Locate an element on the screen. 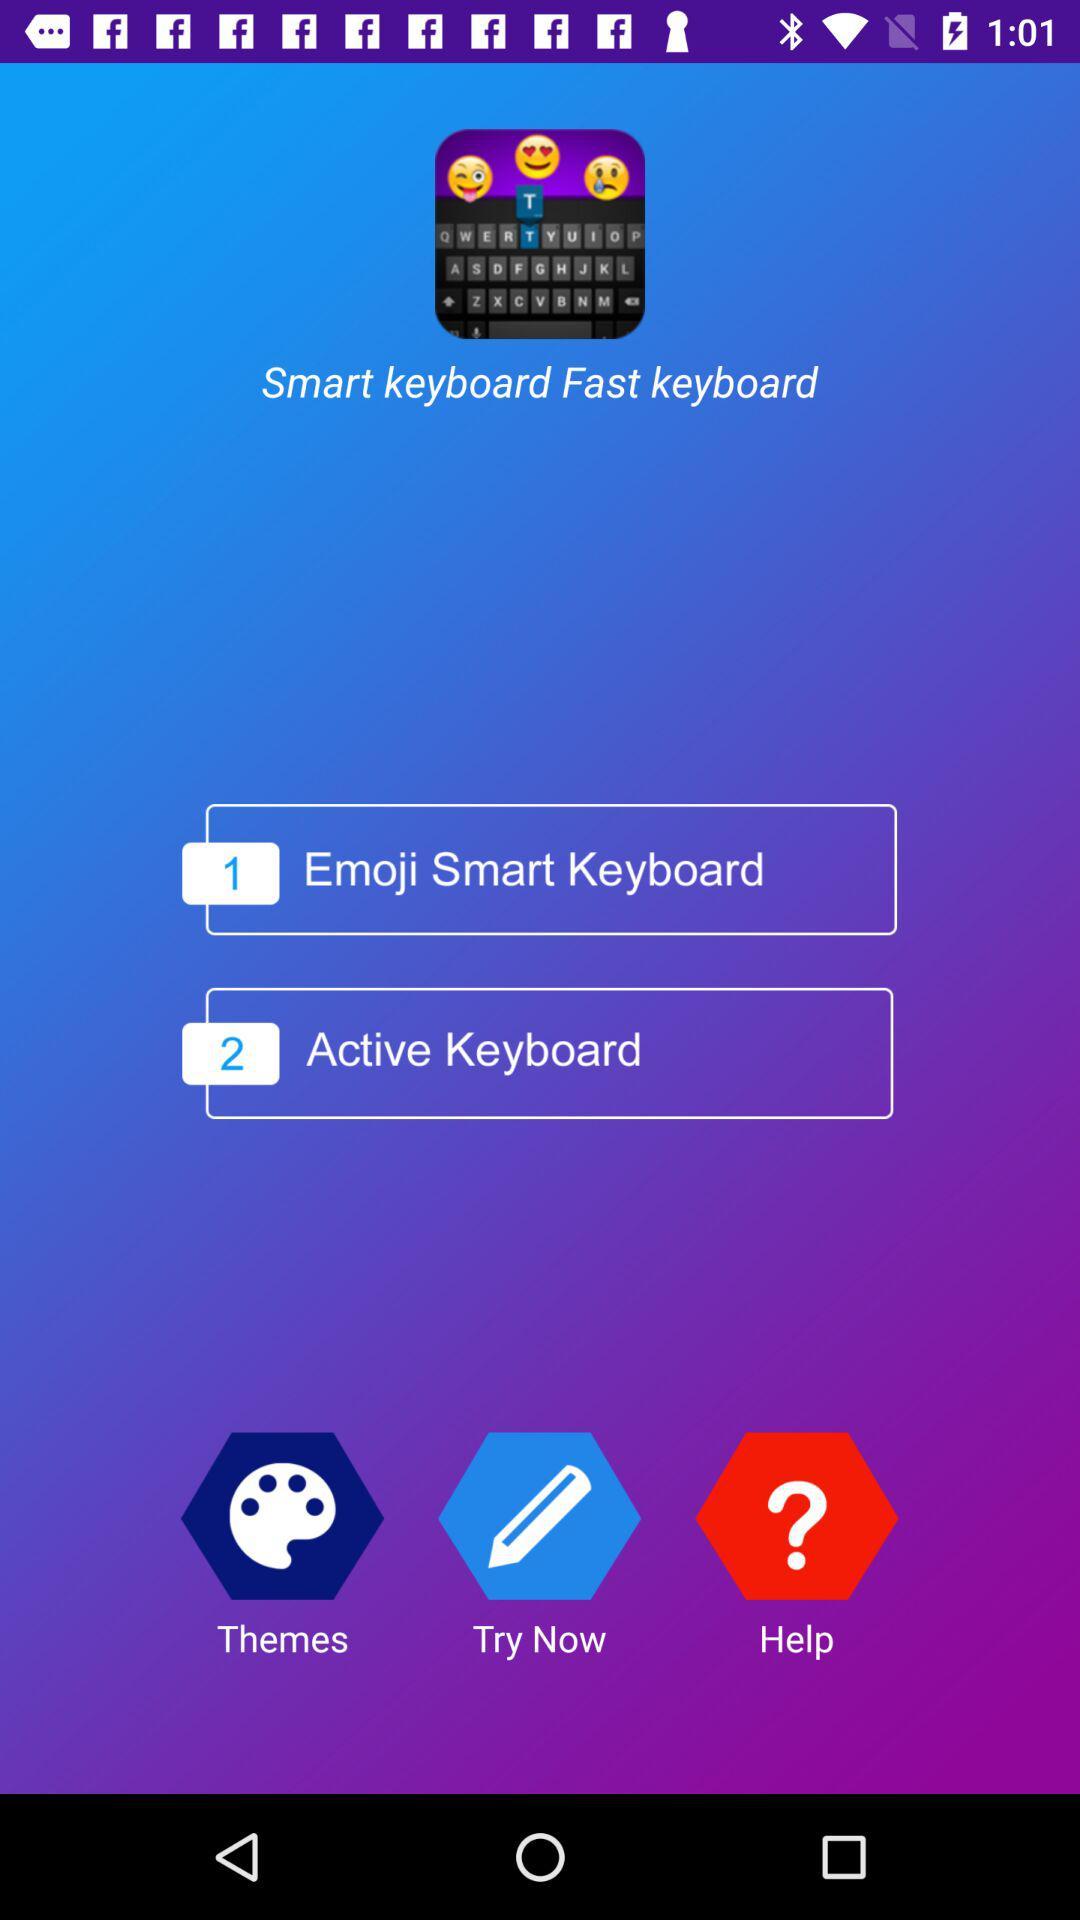  the app above the help item is located at coordinates (795, 1516).